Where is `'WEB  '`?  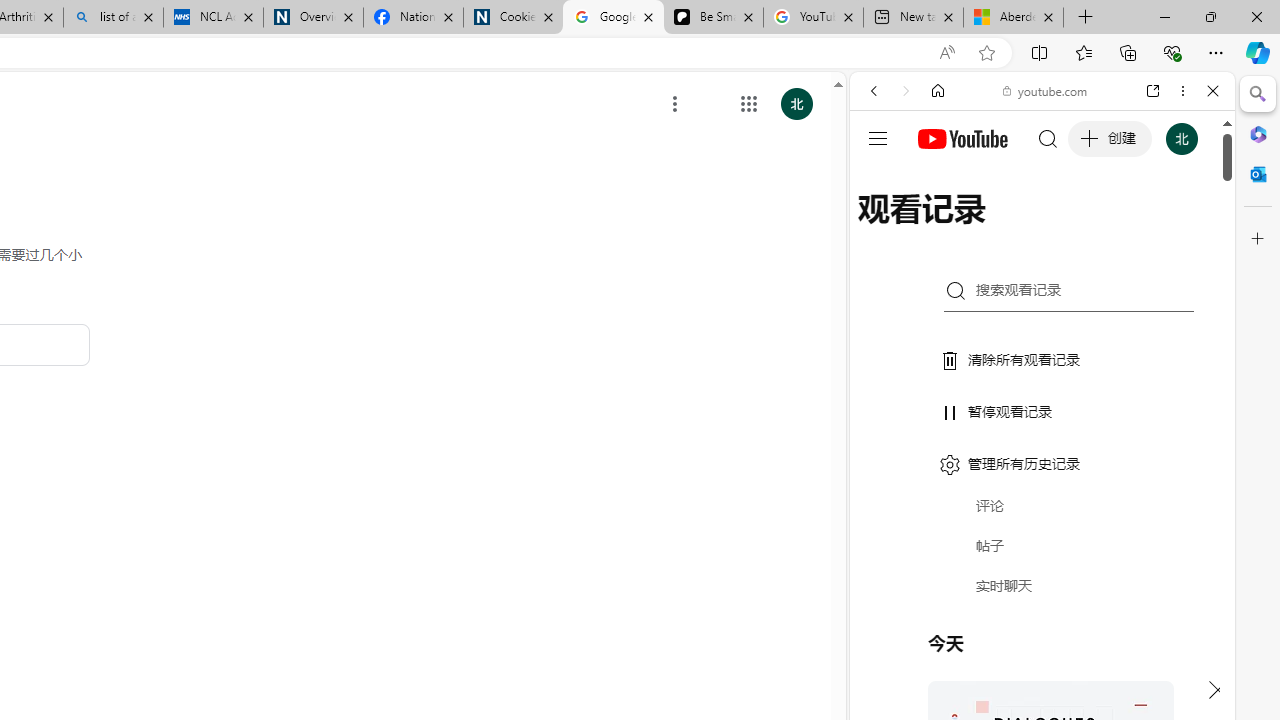
'WEB  ' is located at coordinates (881, 227).